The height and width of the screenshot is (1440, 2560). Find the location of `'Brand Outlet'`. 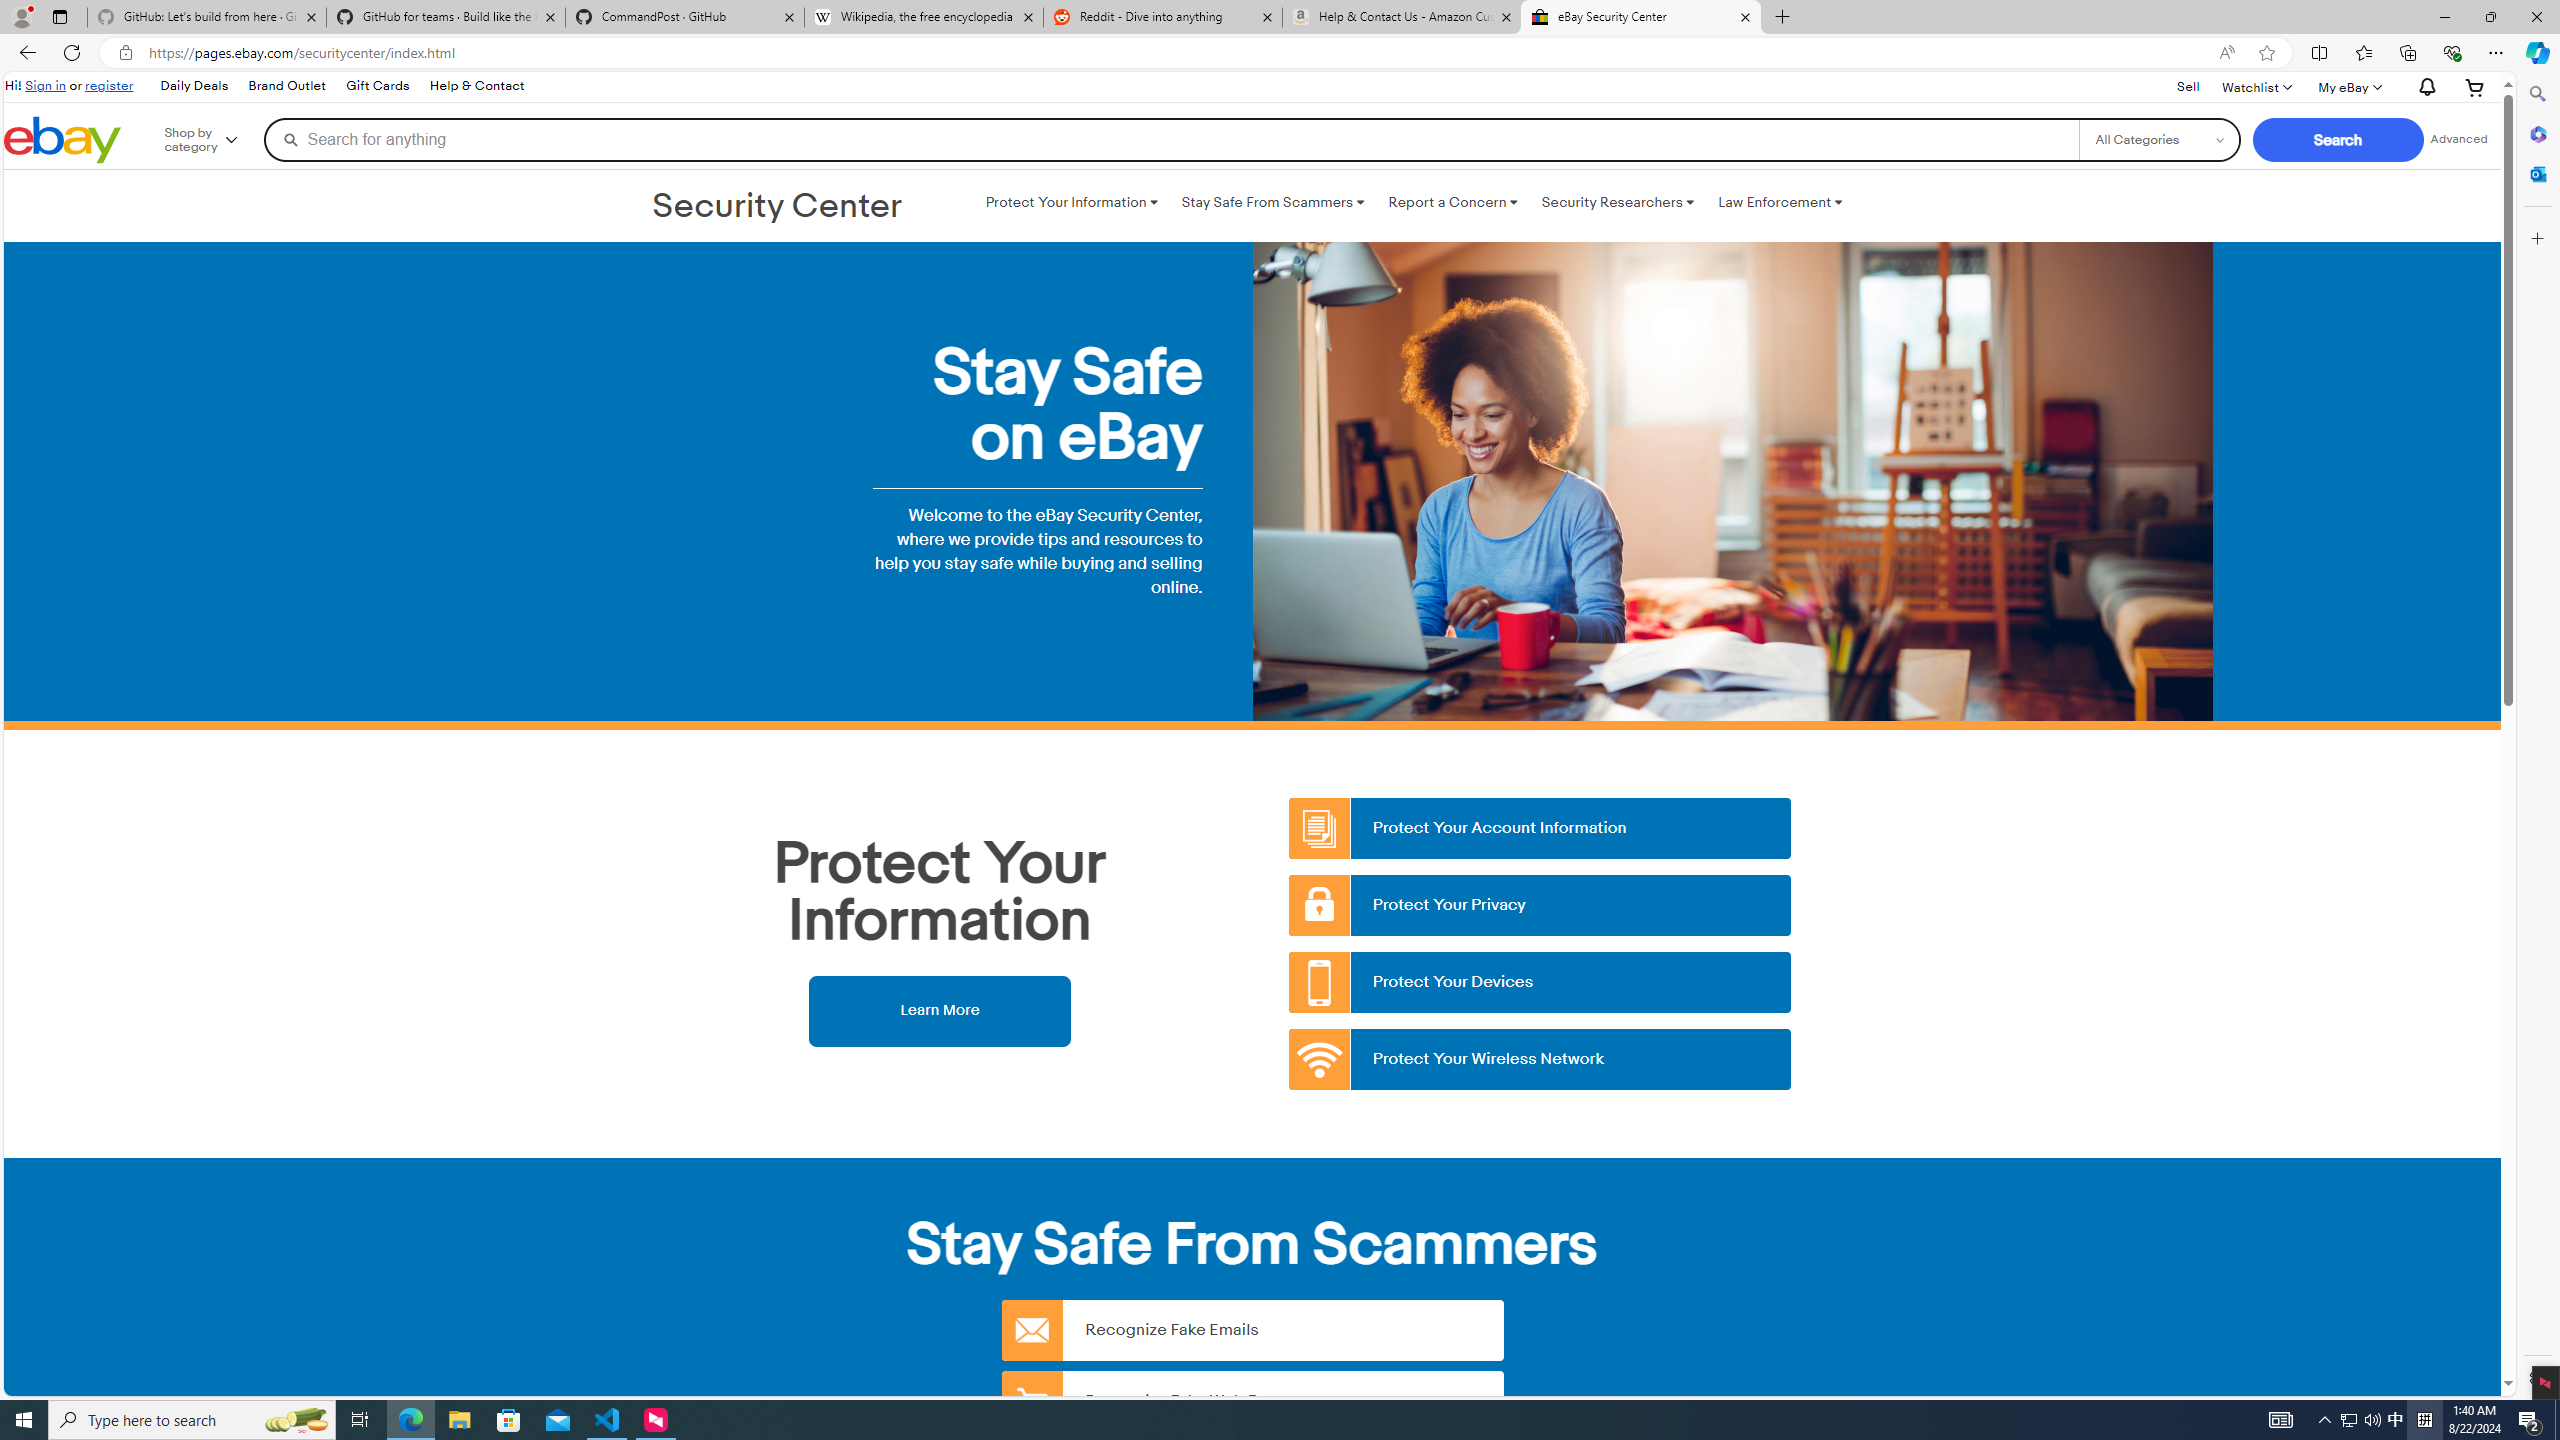

'Brand Outlet' is located at coordinates (288, 87).